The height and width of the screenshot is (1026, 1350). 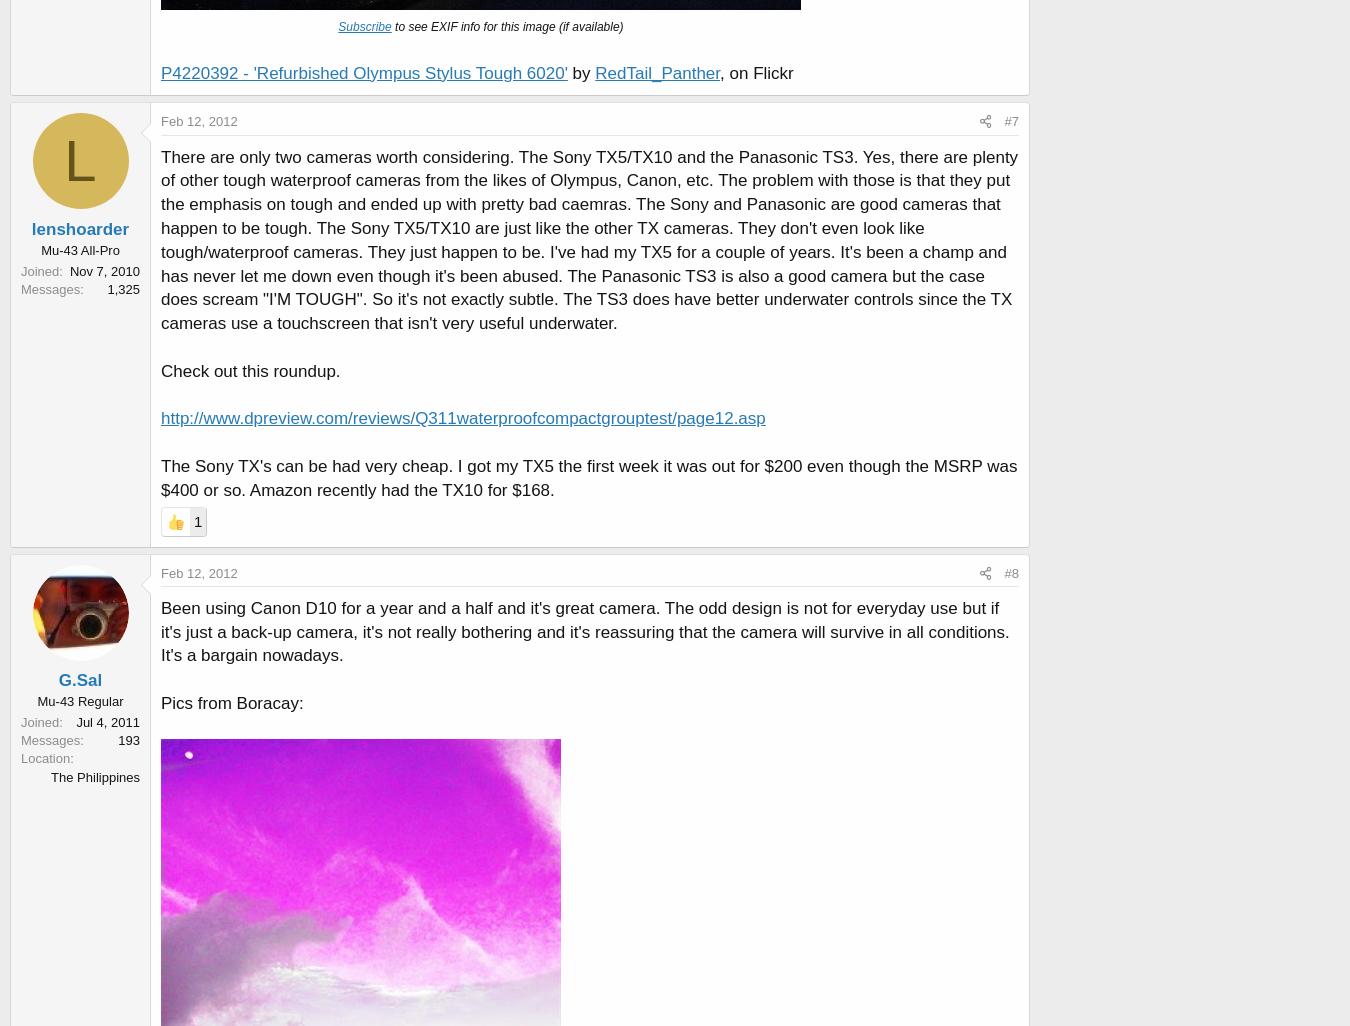 What do you see at coordinates (161, 369) in the screenshot?
I see `'Check out this roundup.'` at bounding box center [161, 369].